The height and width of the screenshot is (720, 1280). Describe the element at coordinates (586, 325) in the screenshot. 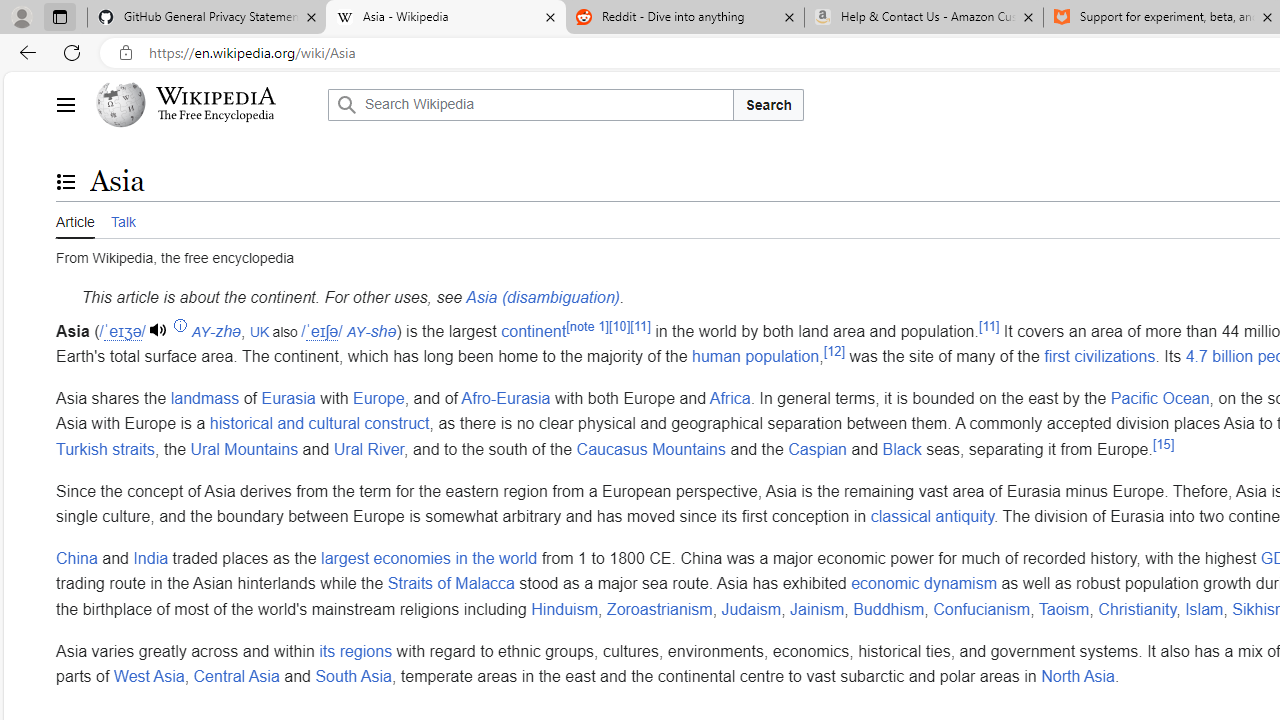

I see `'[note 1]'` at that location.